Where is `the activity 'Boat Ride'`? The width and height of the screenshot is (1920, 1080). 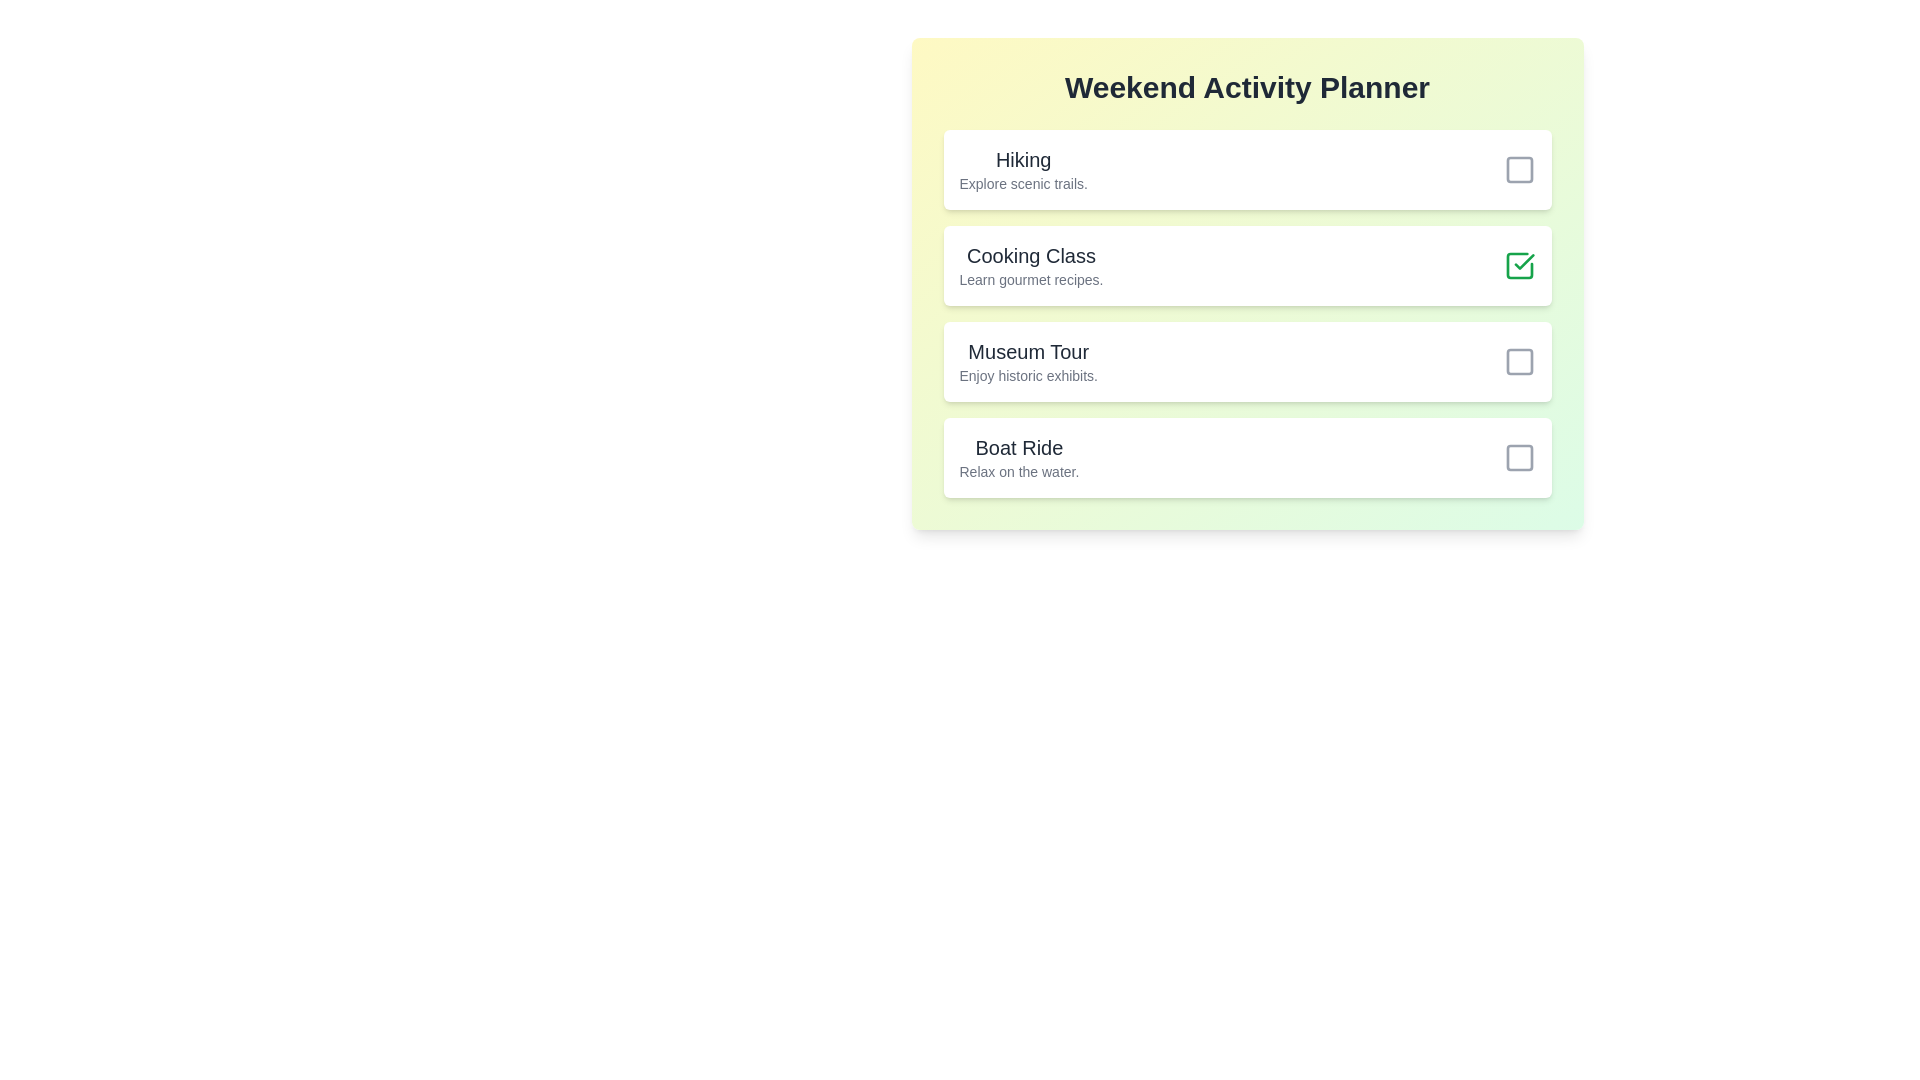 the activity 'Boat Ride' is located at coordinates (1519, 458).